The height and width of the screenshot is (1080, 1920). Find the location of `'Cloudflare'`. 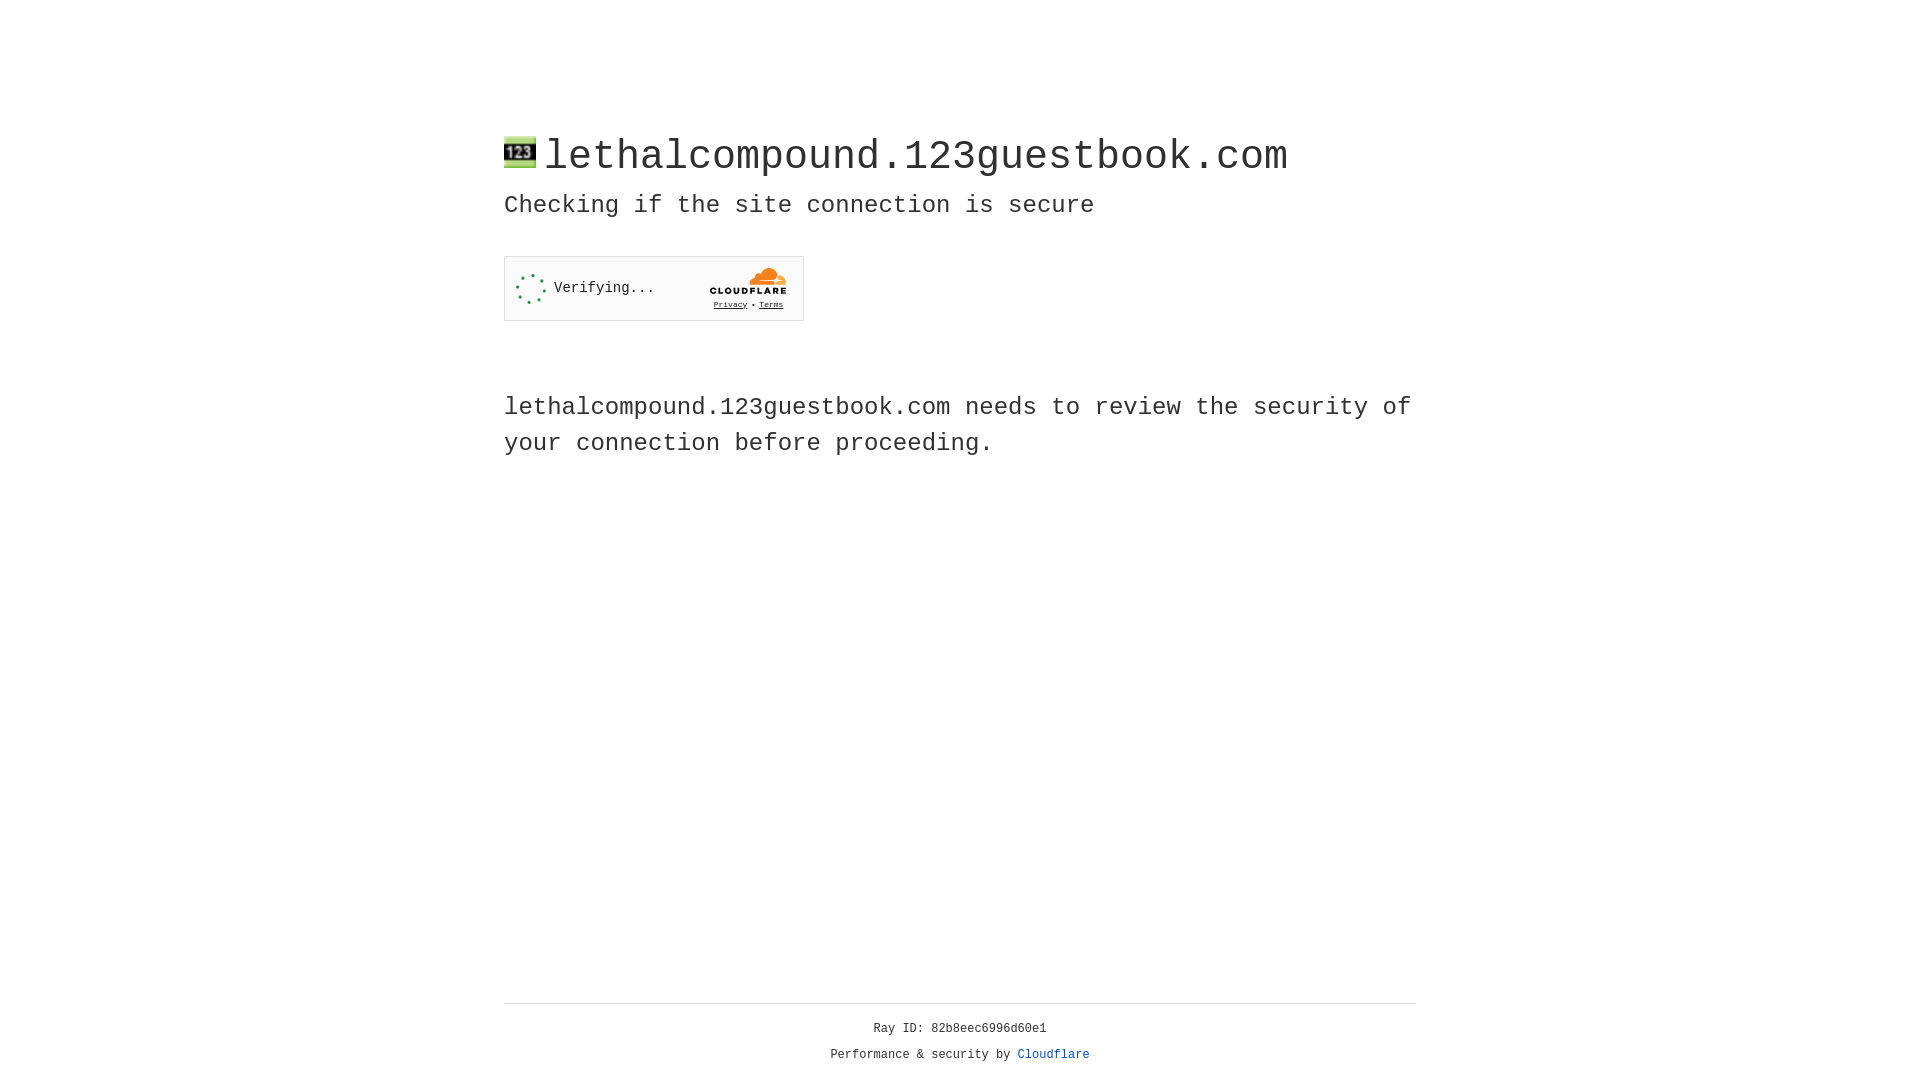

'Cloudflare' is located at coordinates (1017, 1054).